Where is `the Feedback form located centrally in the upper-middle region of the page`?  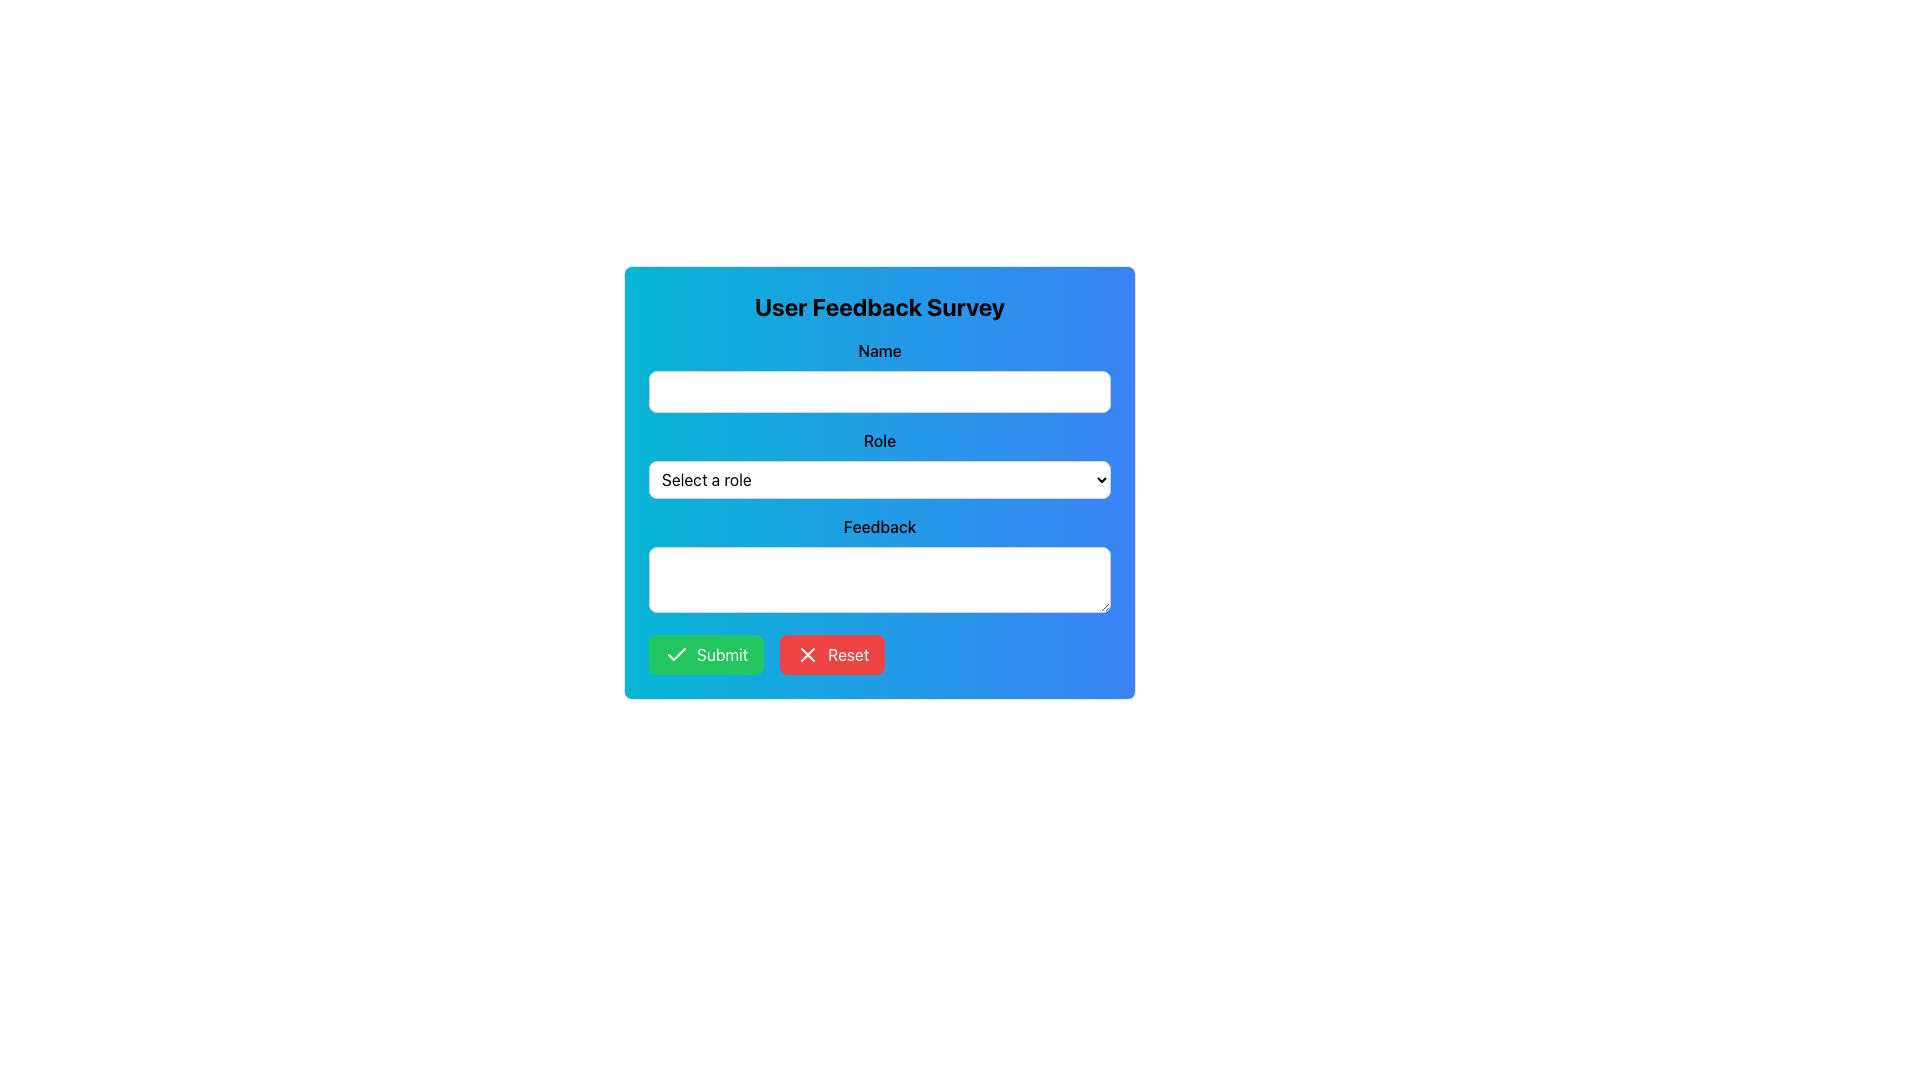 the Feedback form located centrally in the upper-middle region of the page is located at coordinates (879, 482).